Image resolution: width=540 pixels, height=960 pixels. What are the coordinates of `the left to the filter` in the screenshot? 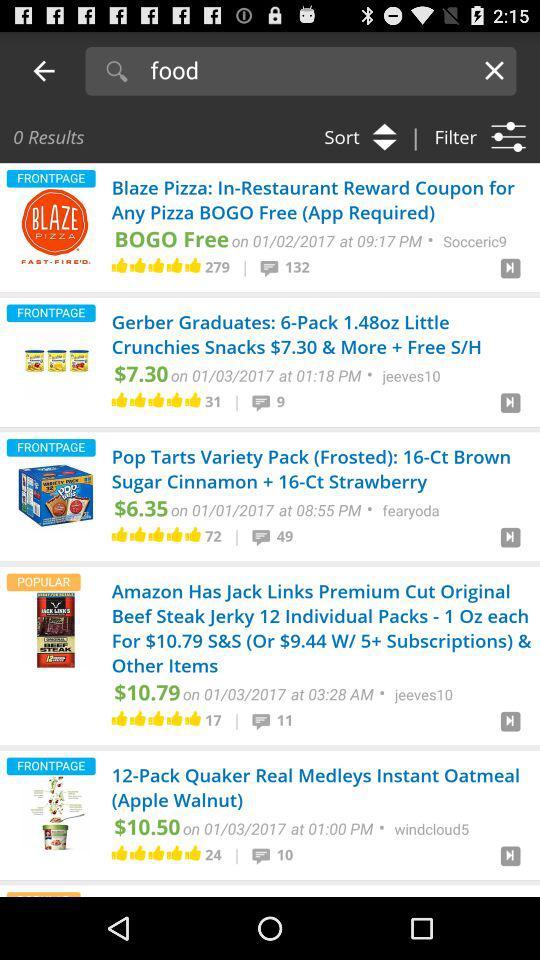 It's located at (353, 135).